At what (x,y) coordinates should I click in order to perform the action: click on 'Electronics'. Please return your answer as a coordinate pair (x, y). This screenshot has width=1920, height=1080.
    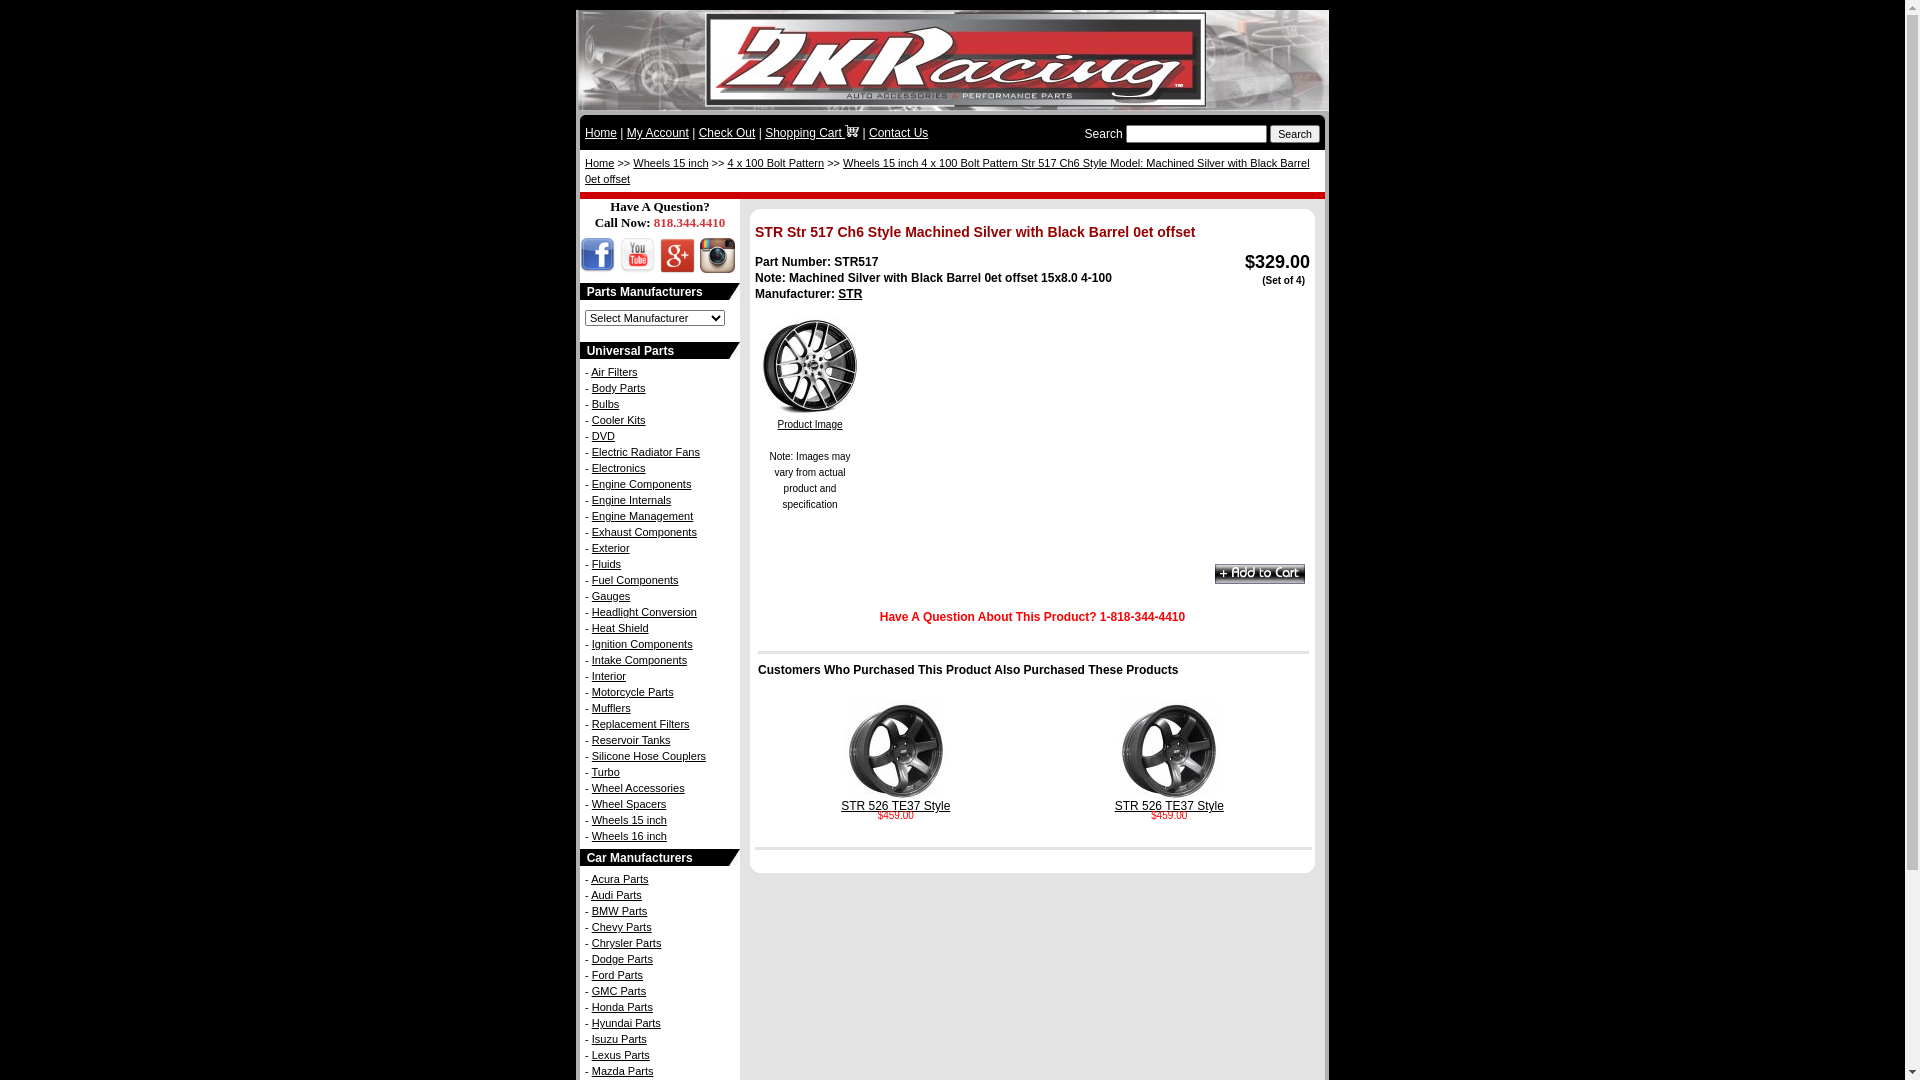
    Looking at the image, I should click on (590, 467).